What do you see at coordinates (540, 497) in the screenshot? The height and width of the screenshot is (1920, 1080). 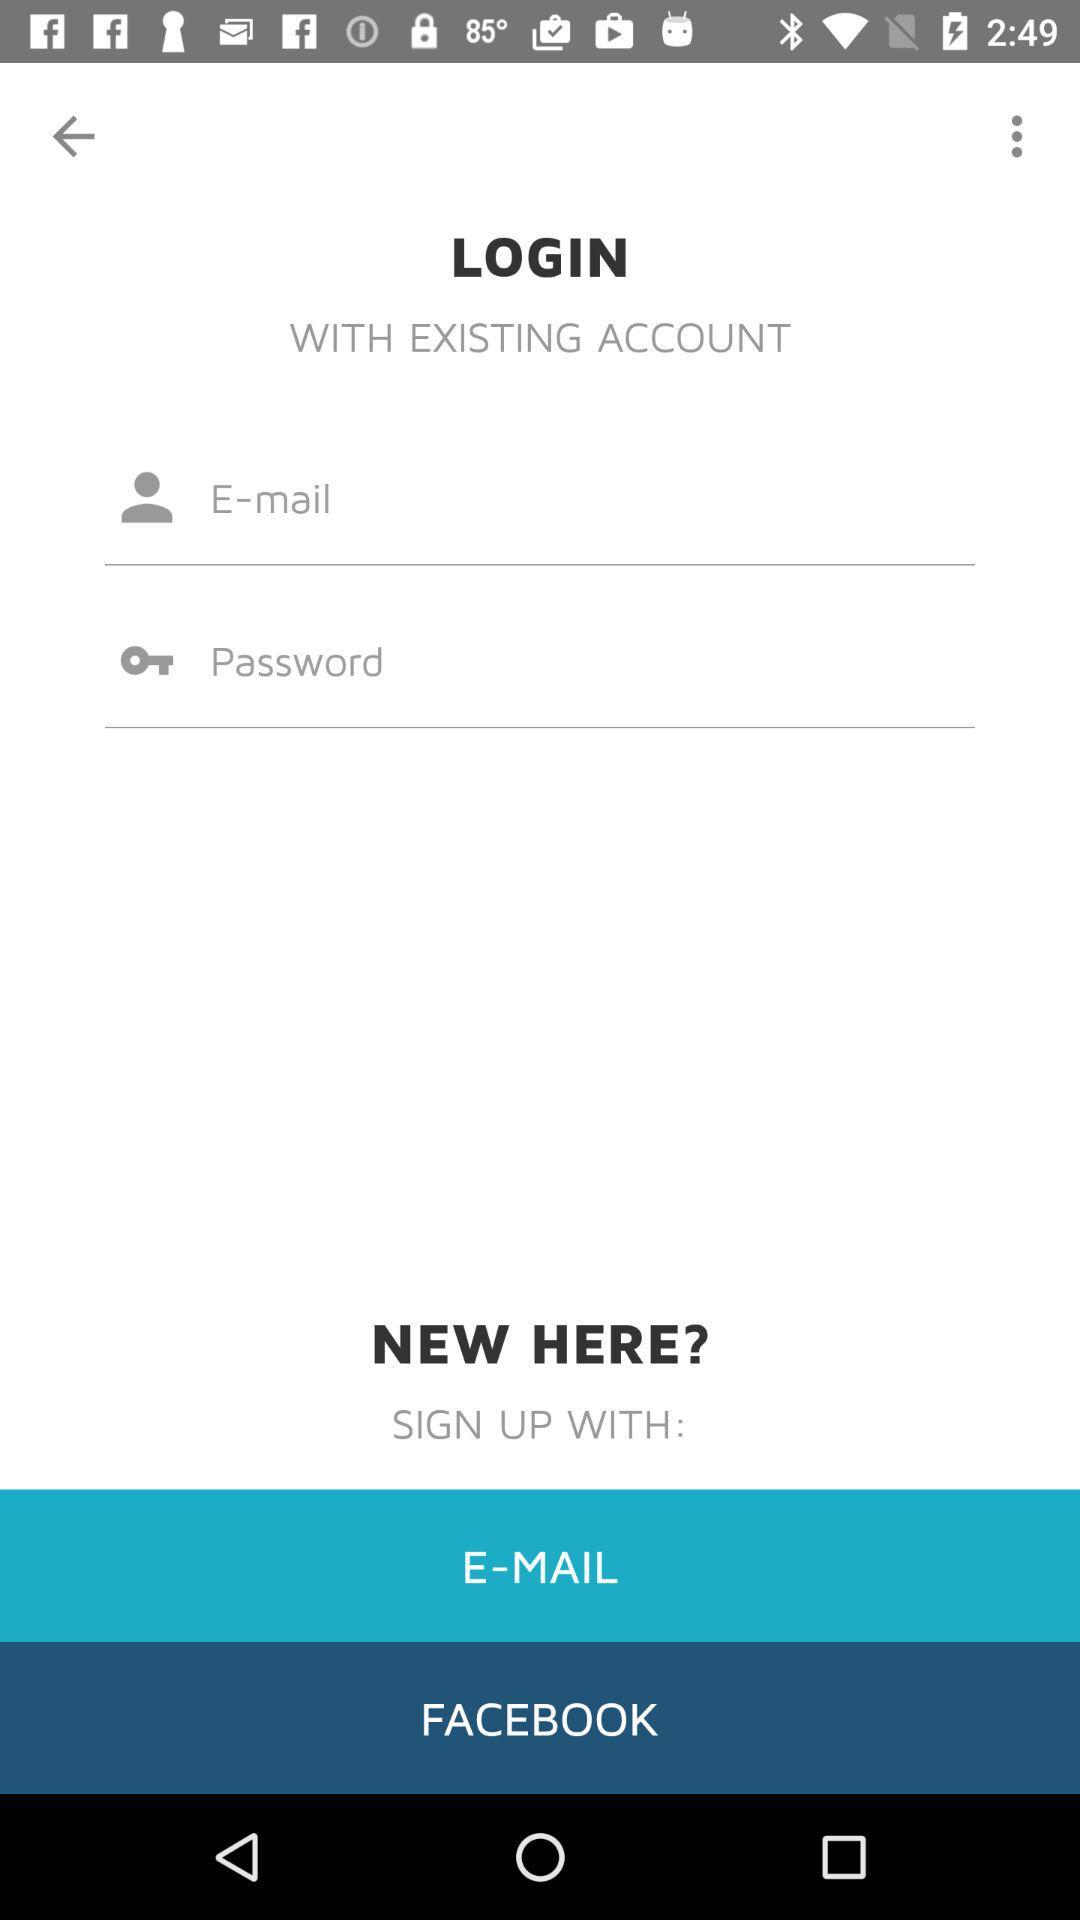 I see `the icon below with existing account icon` at bounding box center [540, 497].